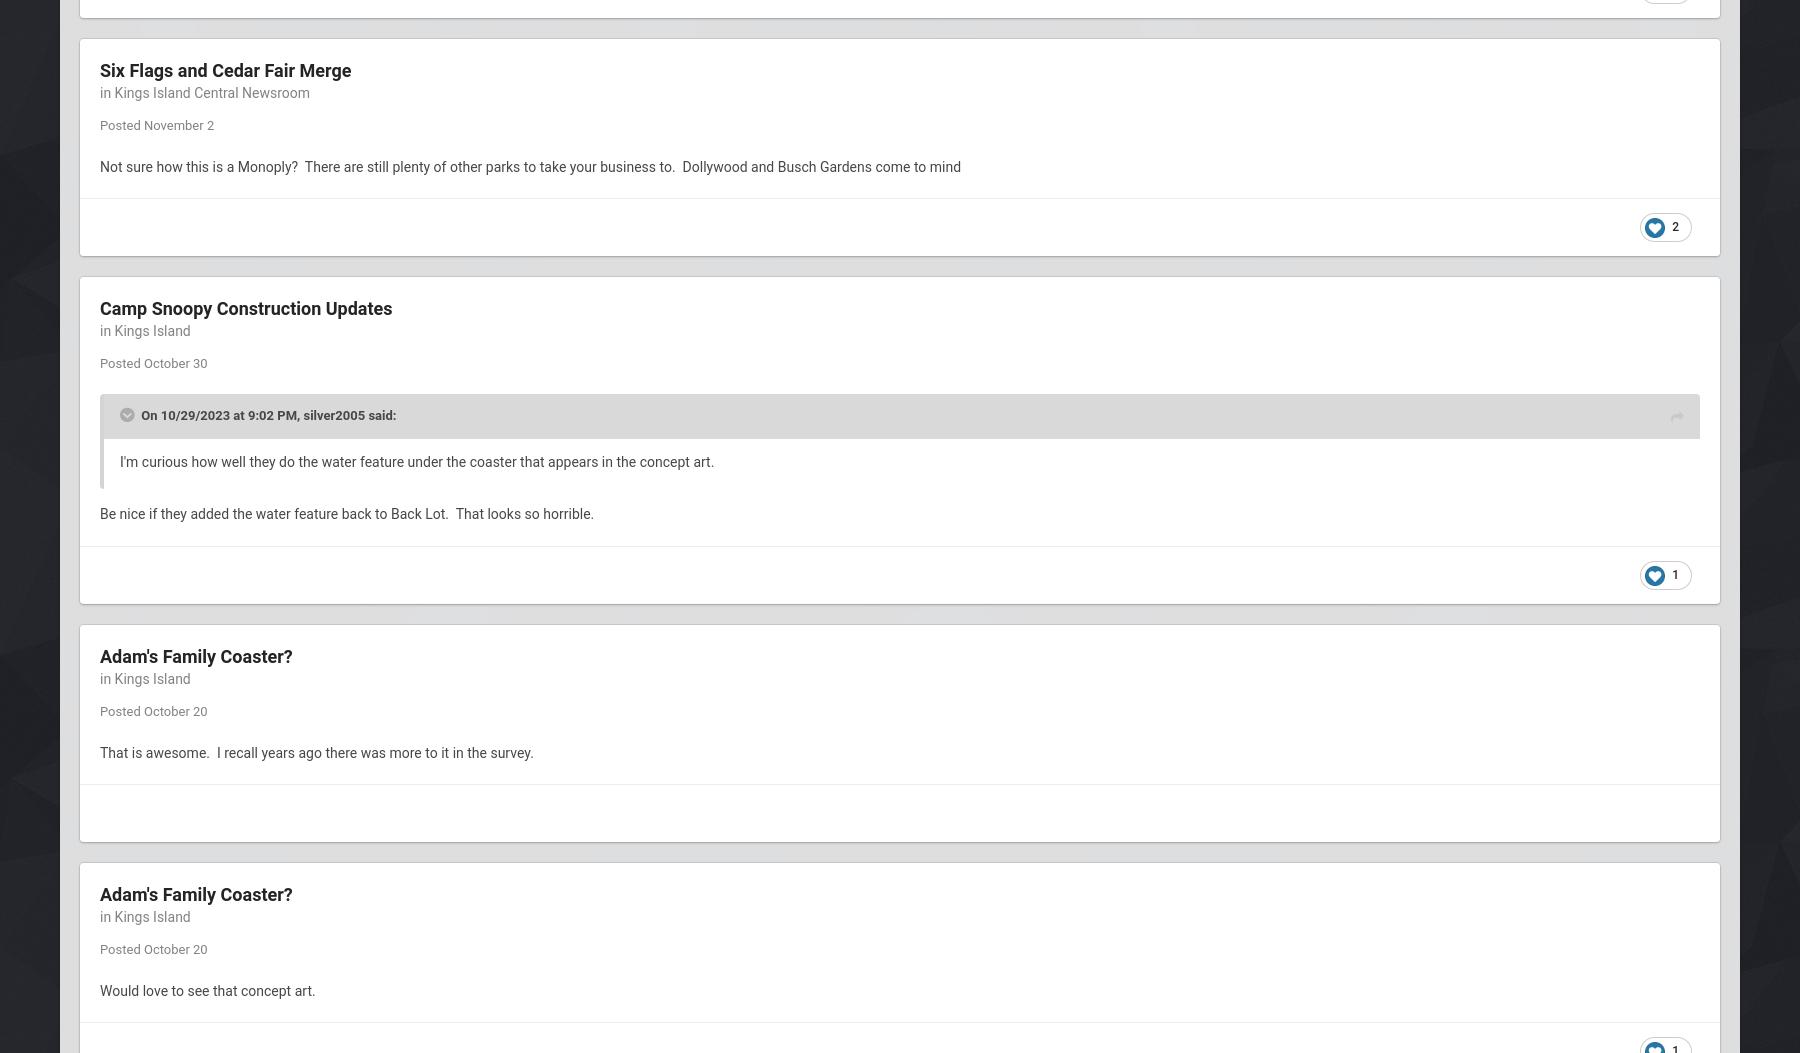  What do you see at coordinates (333, 415) in the screenshot?
I see `'silver2005'` at bounding box center [333, 415].